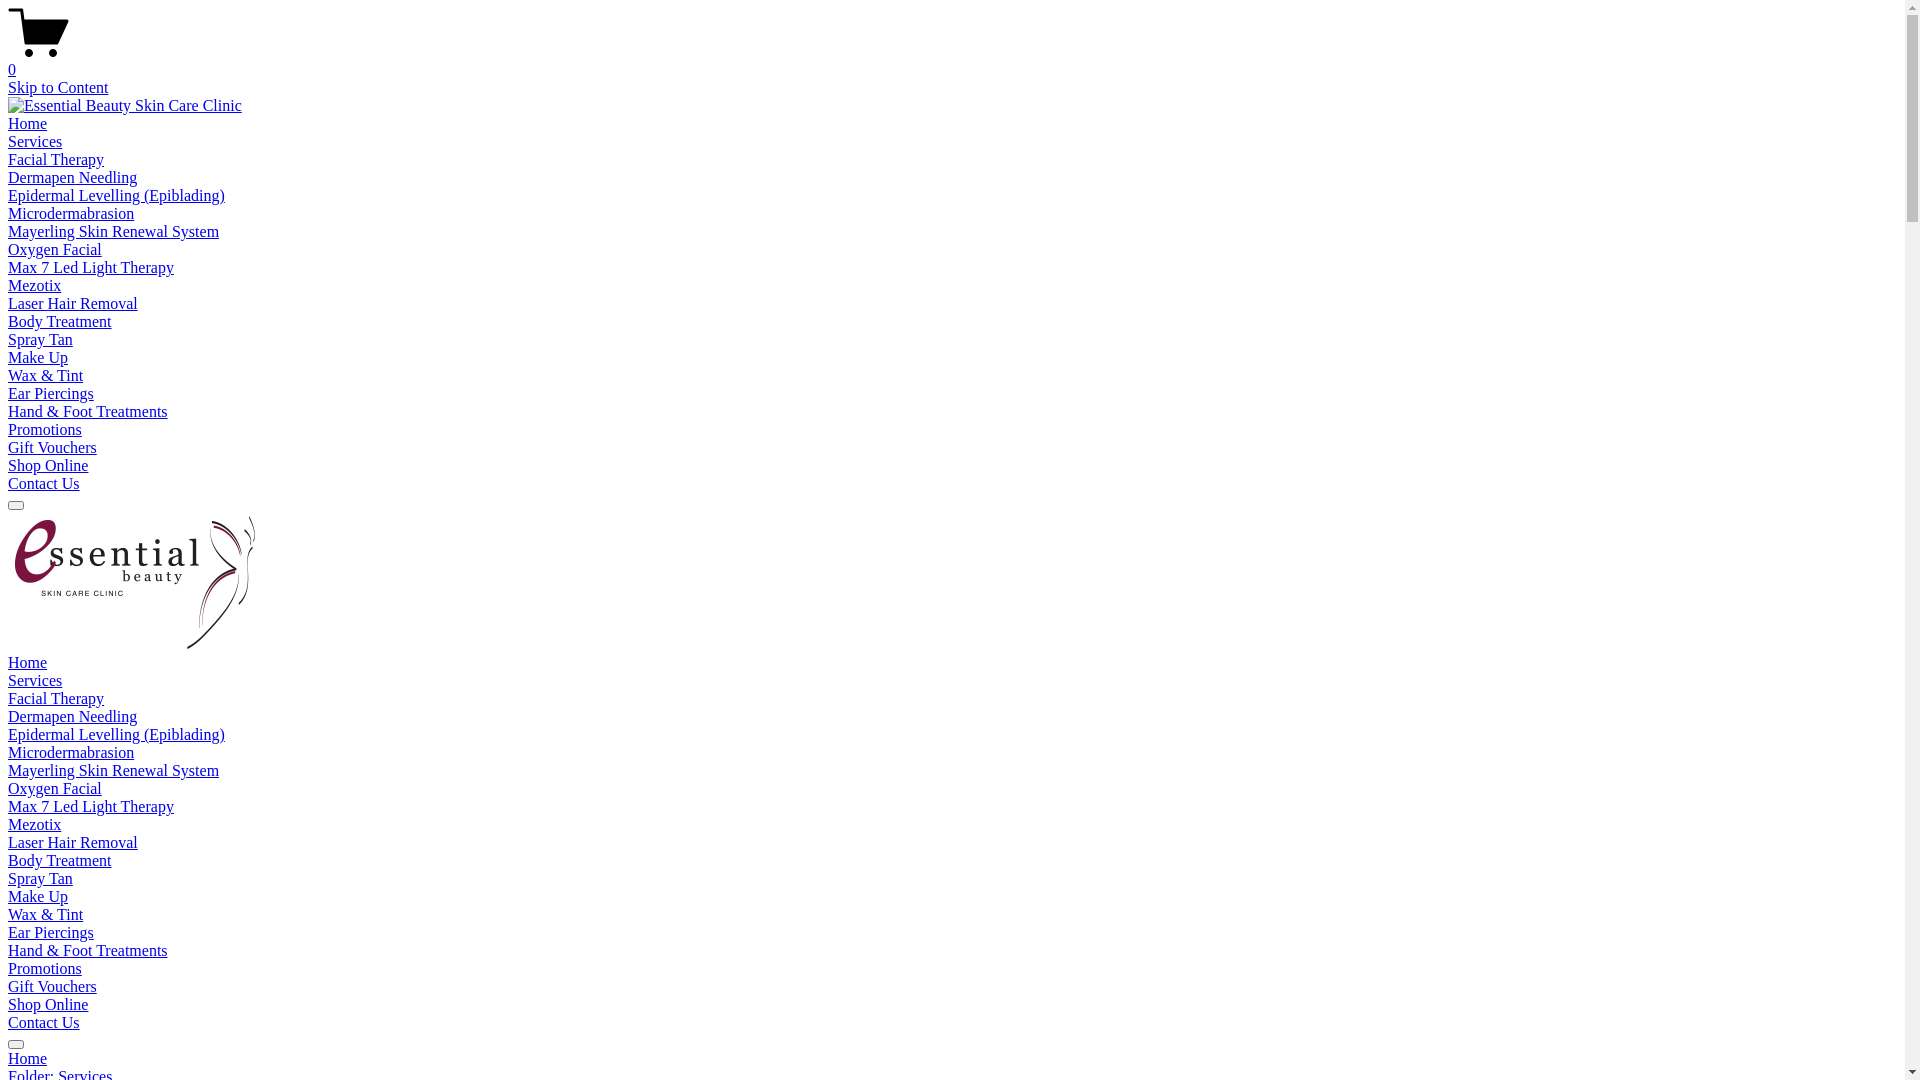 The image size is (1920, 1080). I want to click on 'Contact Us', so click(43, 483).